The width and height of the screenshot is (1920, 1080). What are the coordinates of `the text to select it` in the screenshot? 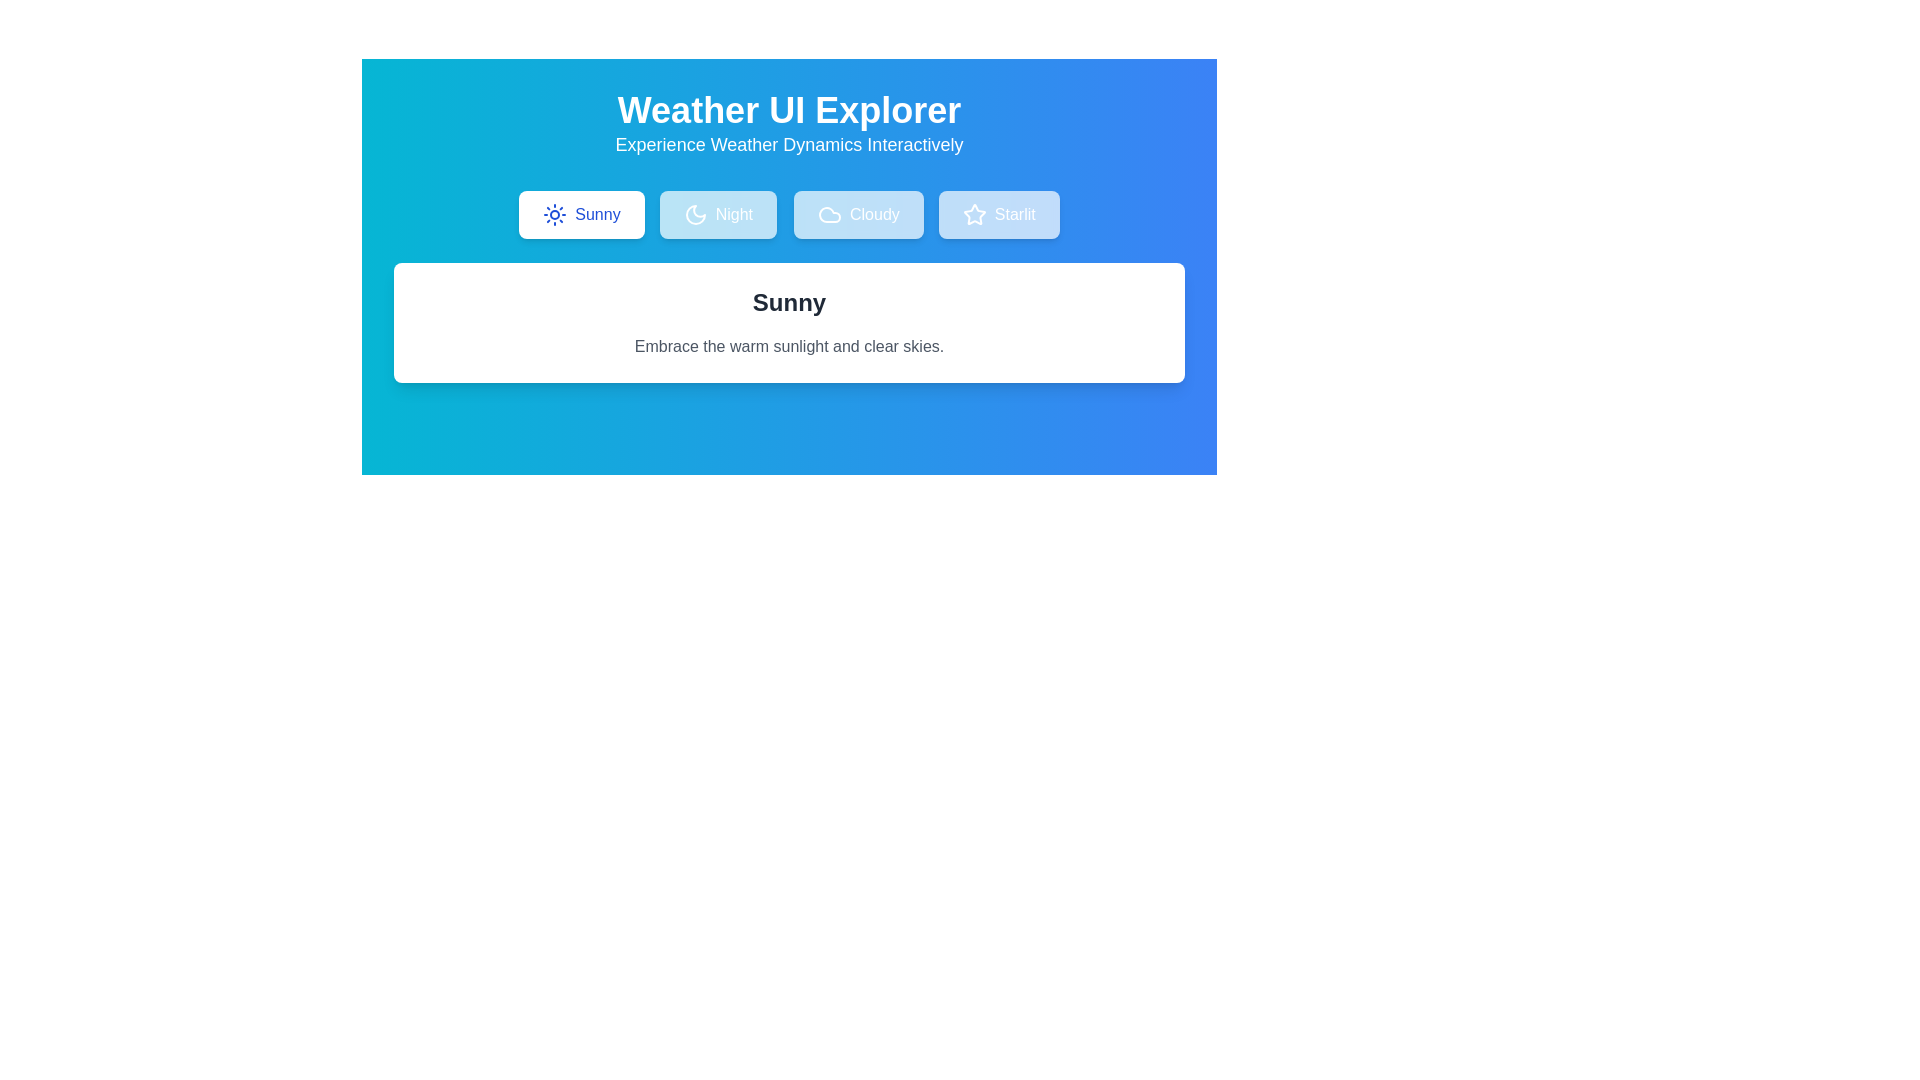 It's located at (788, 322).